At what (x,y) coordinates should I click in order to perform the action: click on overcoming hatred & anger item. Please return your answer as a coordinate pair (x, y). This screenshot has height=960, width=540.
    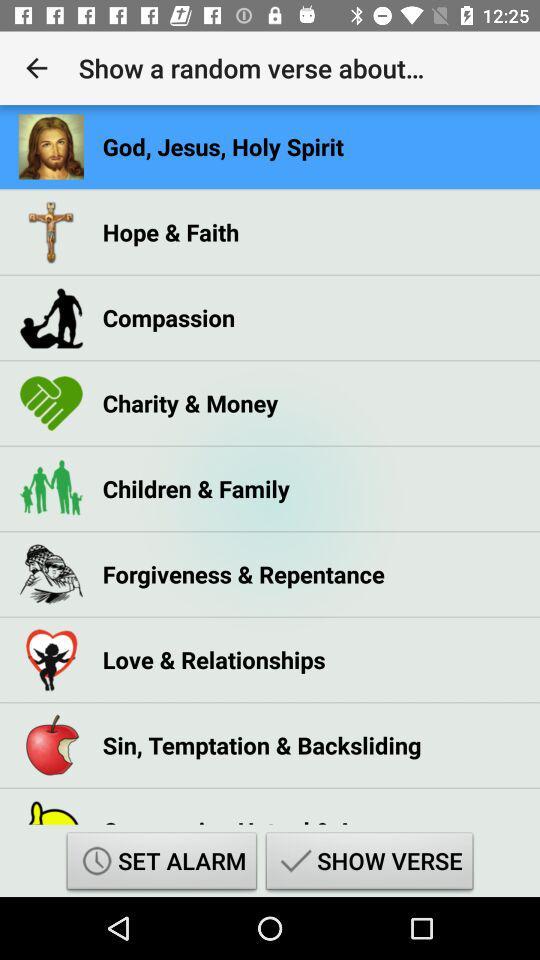
    Looking at the image, I should click on (251, 815).